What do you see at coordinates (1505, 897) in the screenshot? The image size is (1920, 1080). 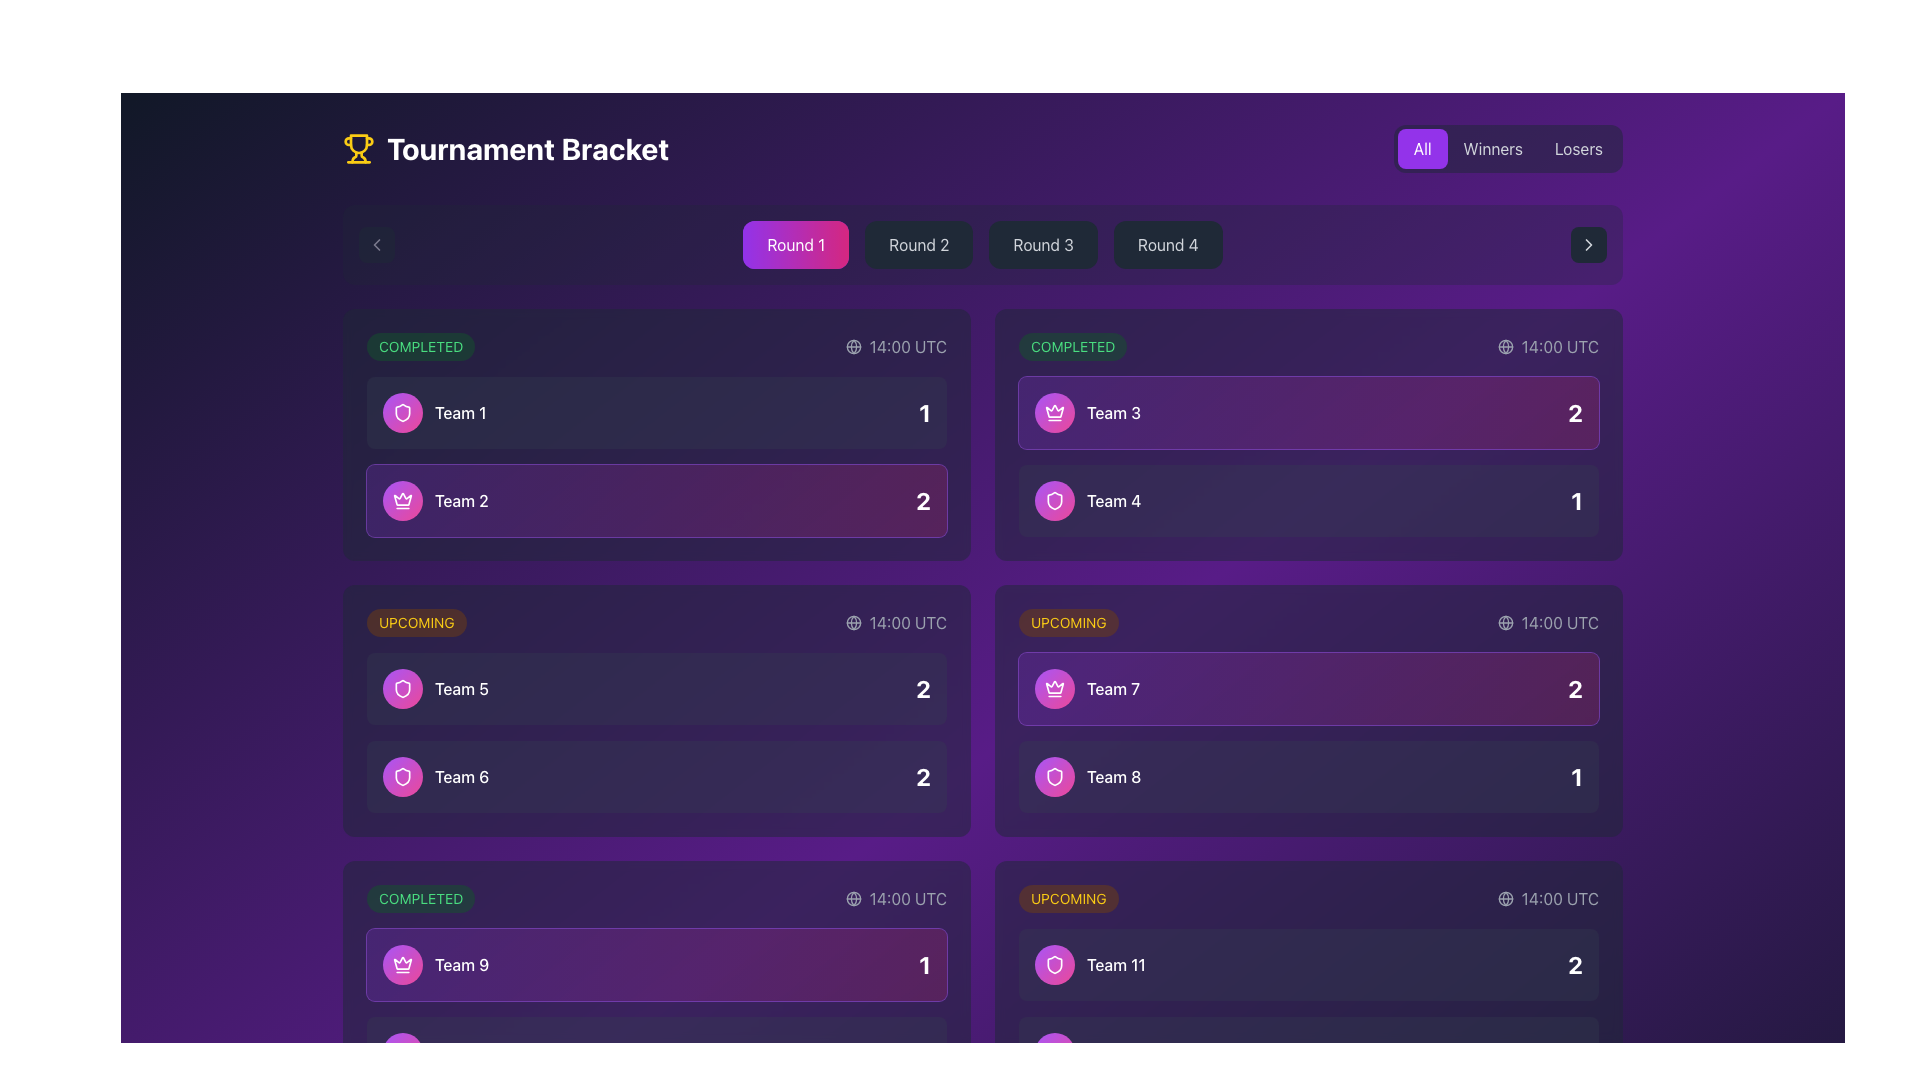 I see `the globe icon that serves as a visual indicator for global context, located before the text '14:00 UTC'` at bounding box center [1505, 897].